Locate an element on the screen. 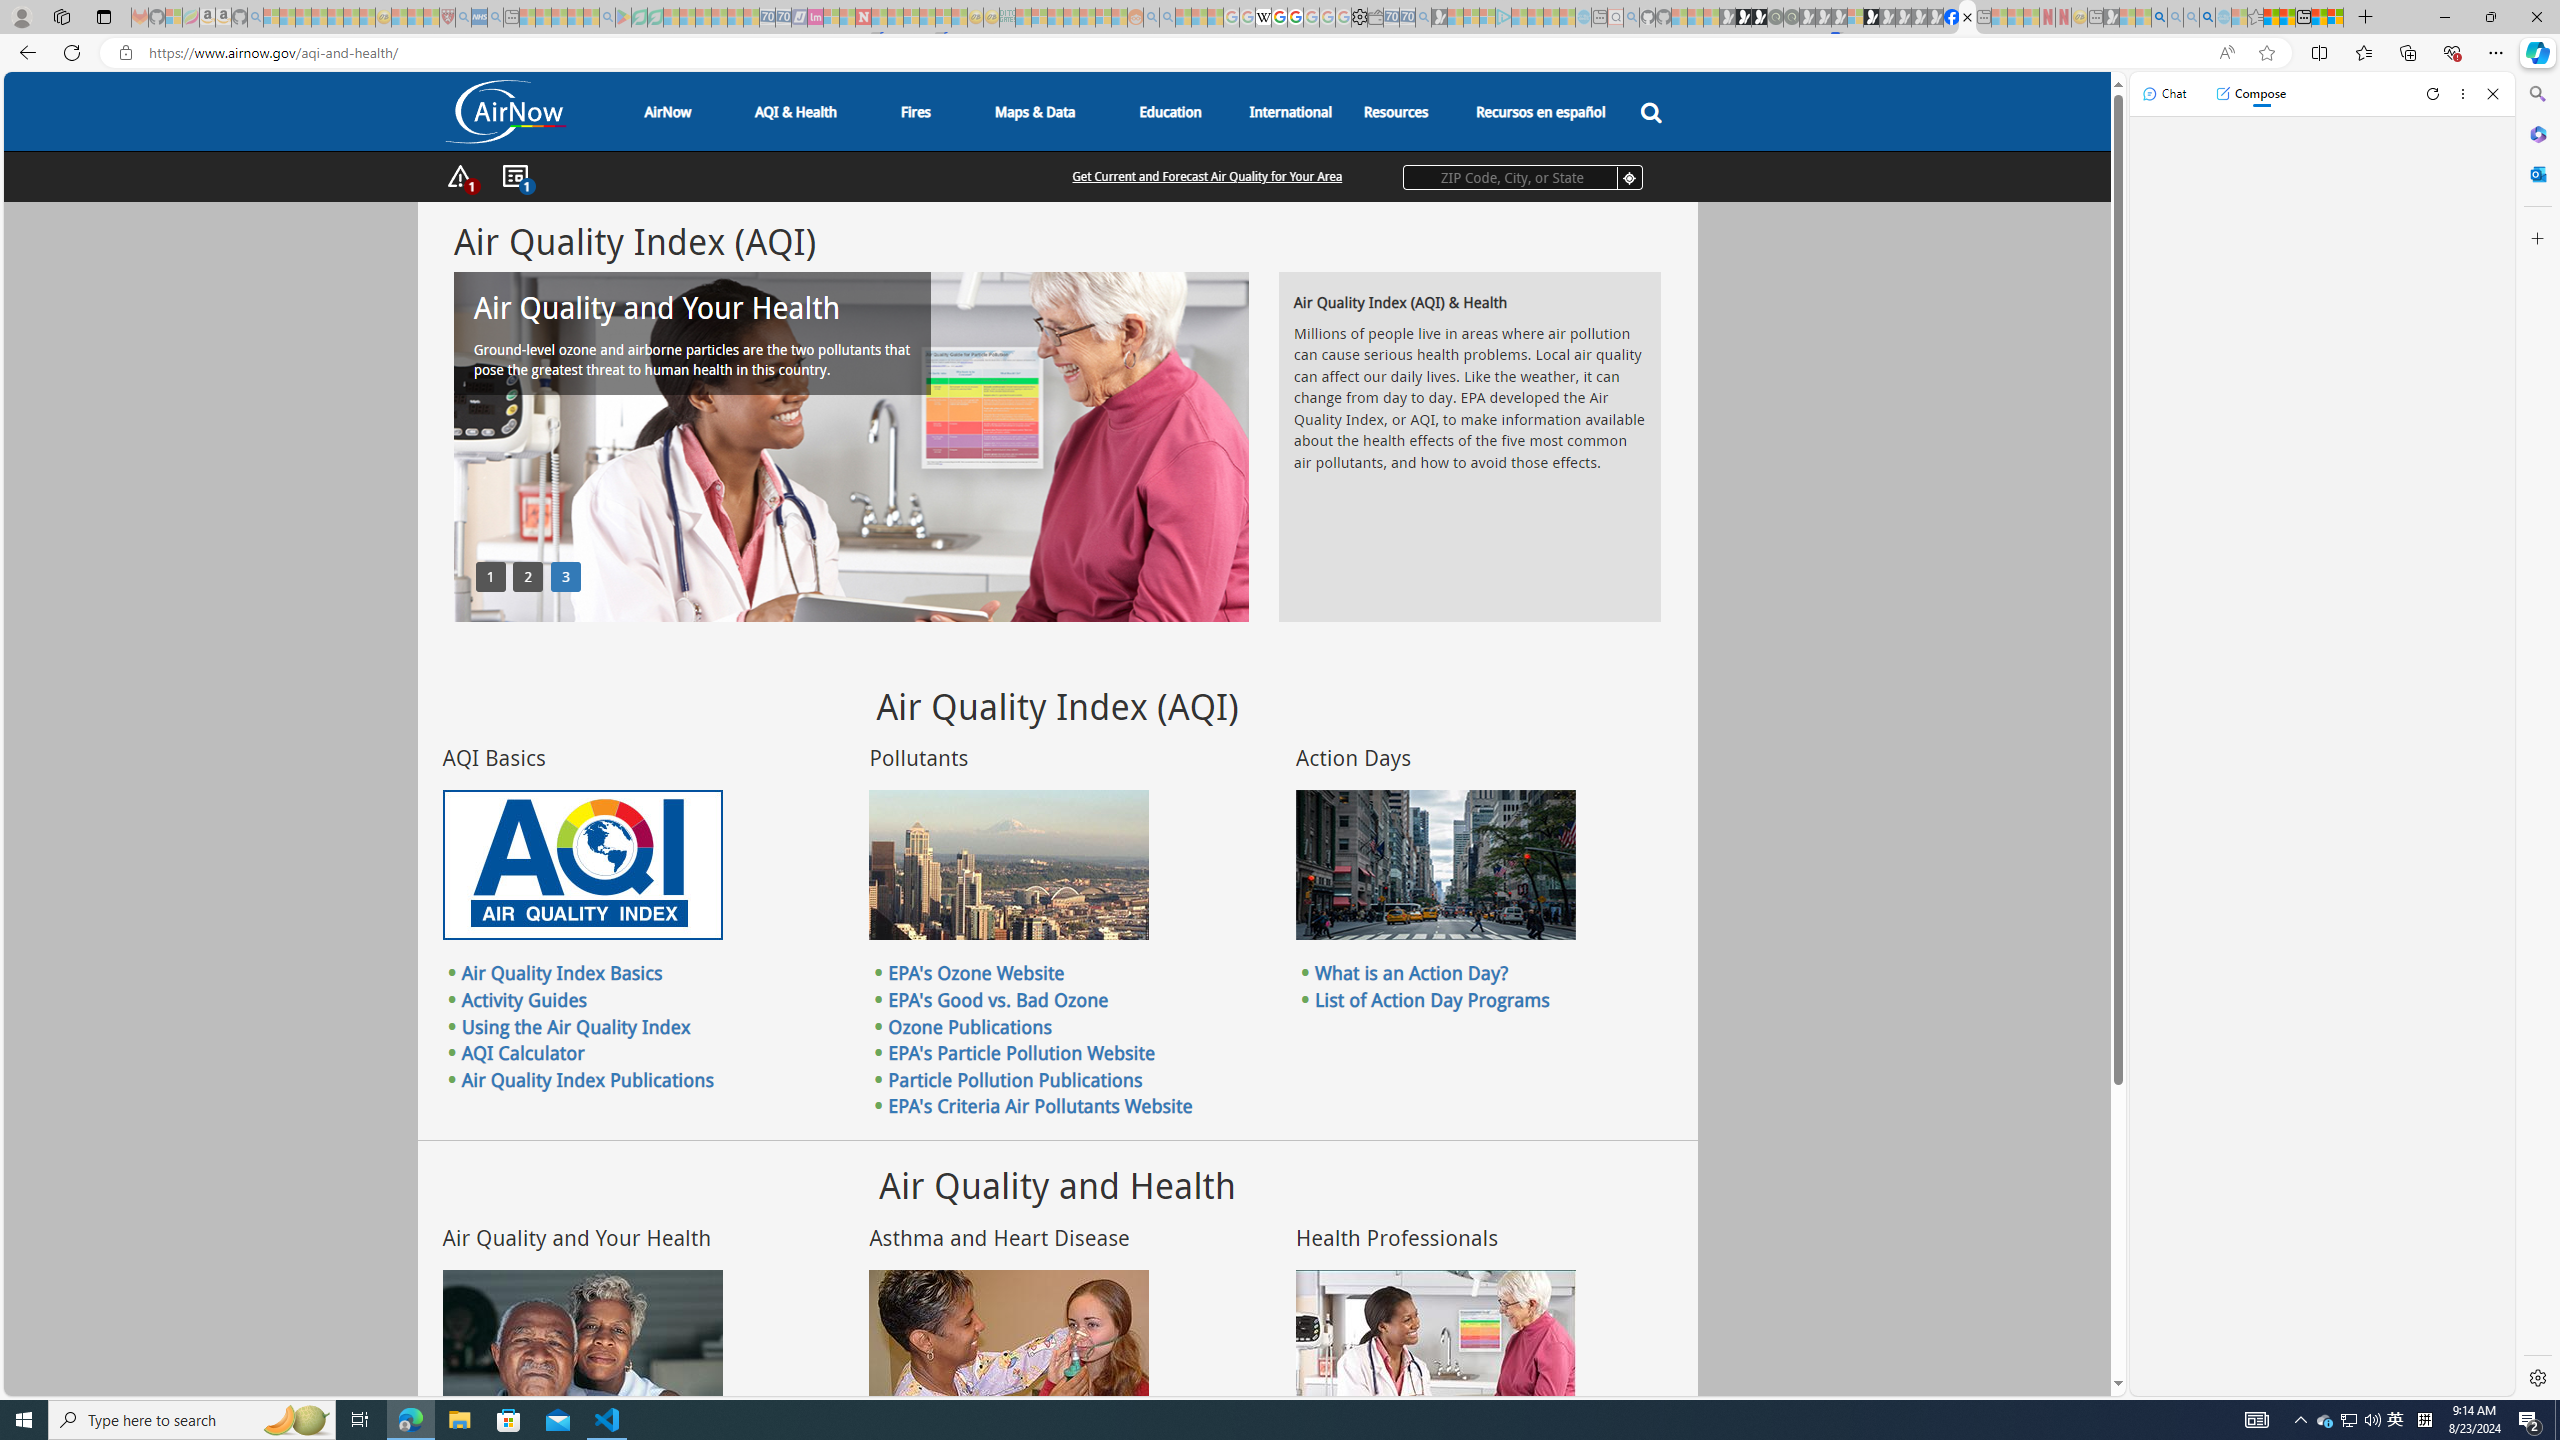 The height and width of the screenshot is (1440, 2560). 'ZIP Code, City, or State' is located at coordinates (1522, 176).